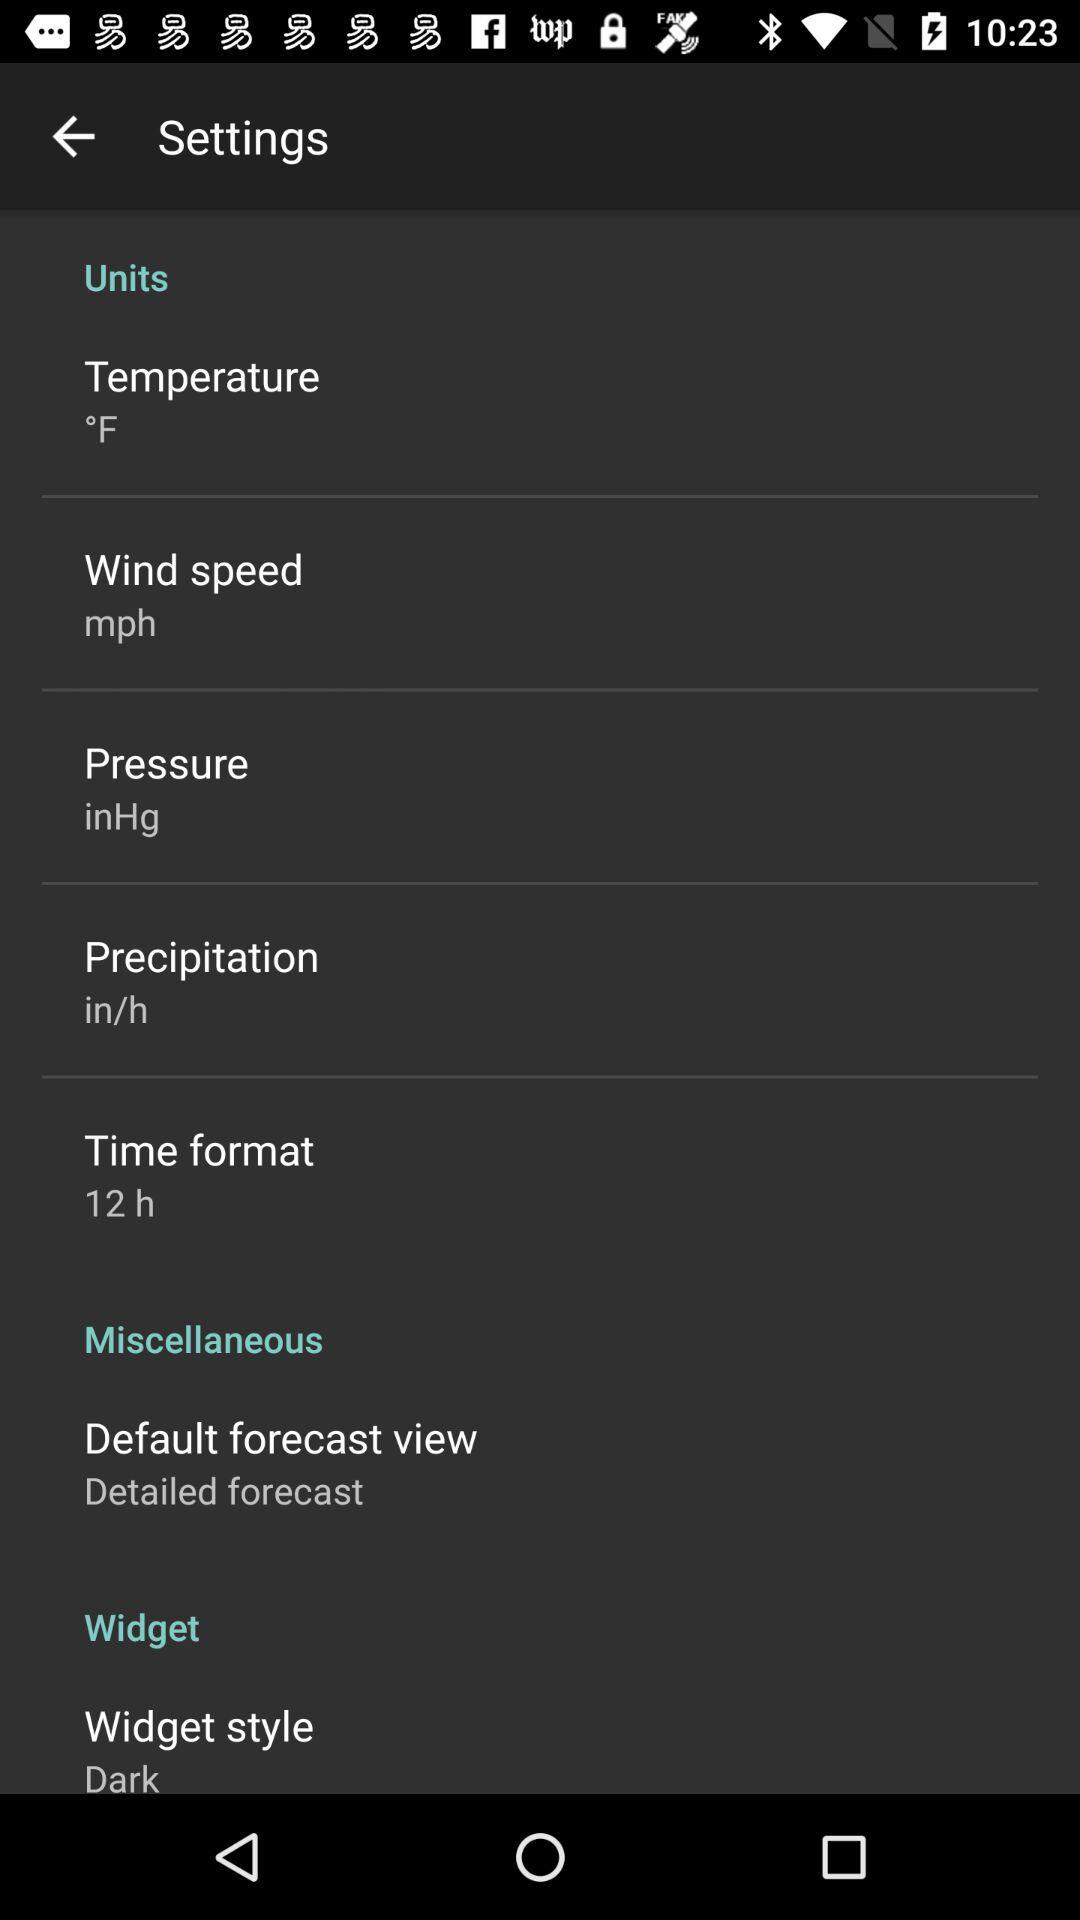 The width and height of the screenshot is (1080, 1920). I want to click on item next to settings, so click(72, 135).